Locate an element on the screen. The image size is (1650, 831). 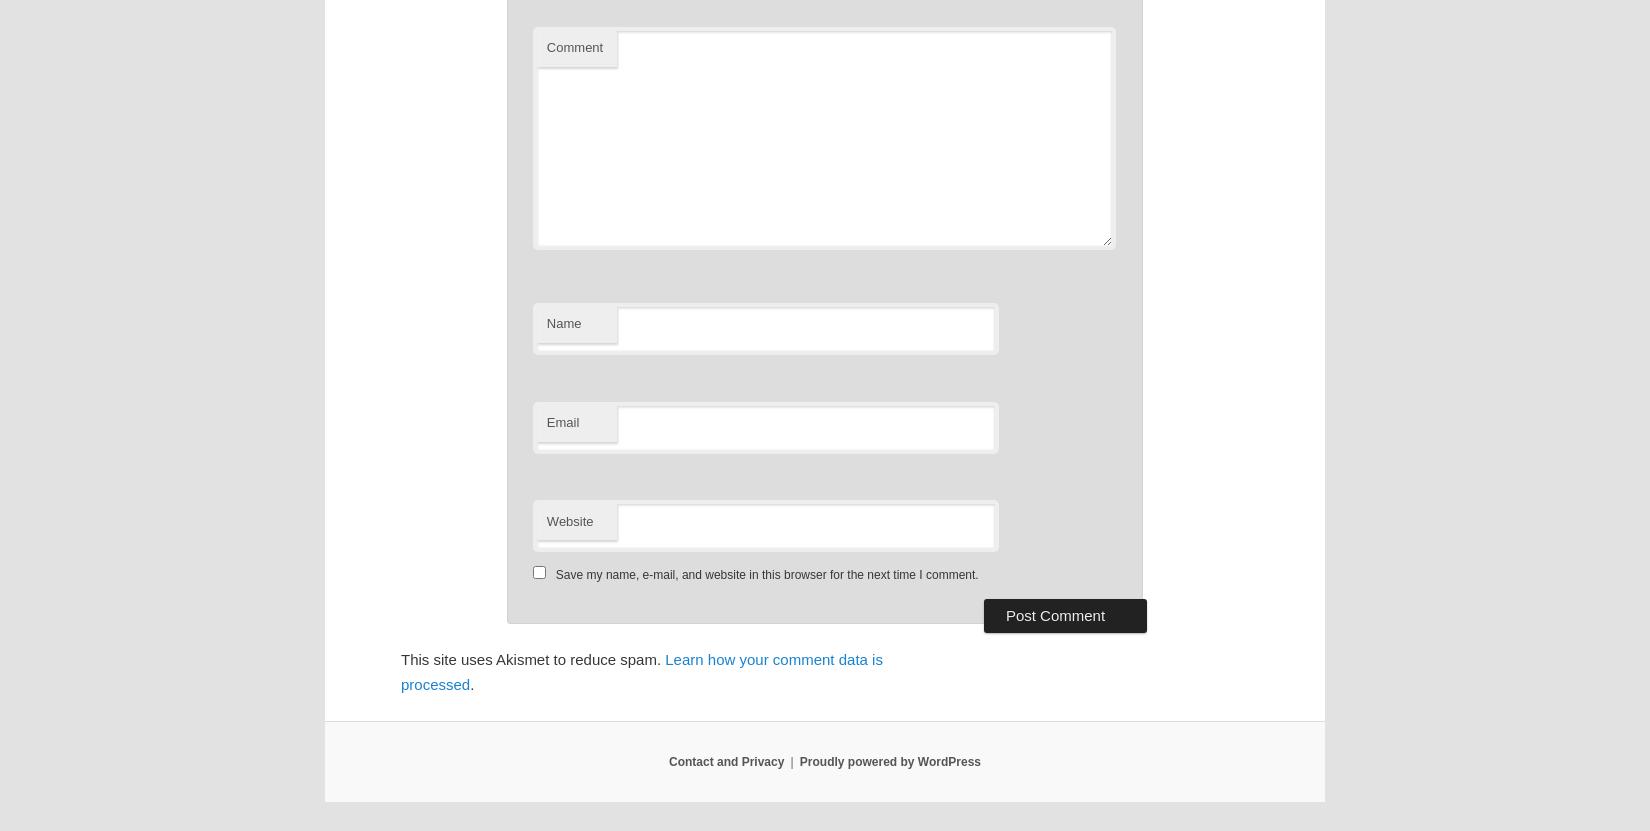
'Save my name, e-mail, and website in this browser for the next time I comment.' is located at coordinates (765, 574).